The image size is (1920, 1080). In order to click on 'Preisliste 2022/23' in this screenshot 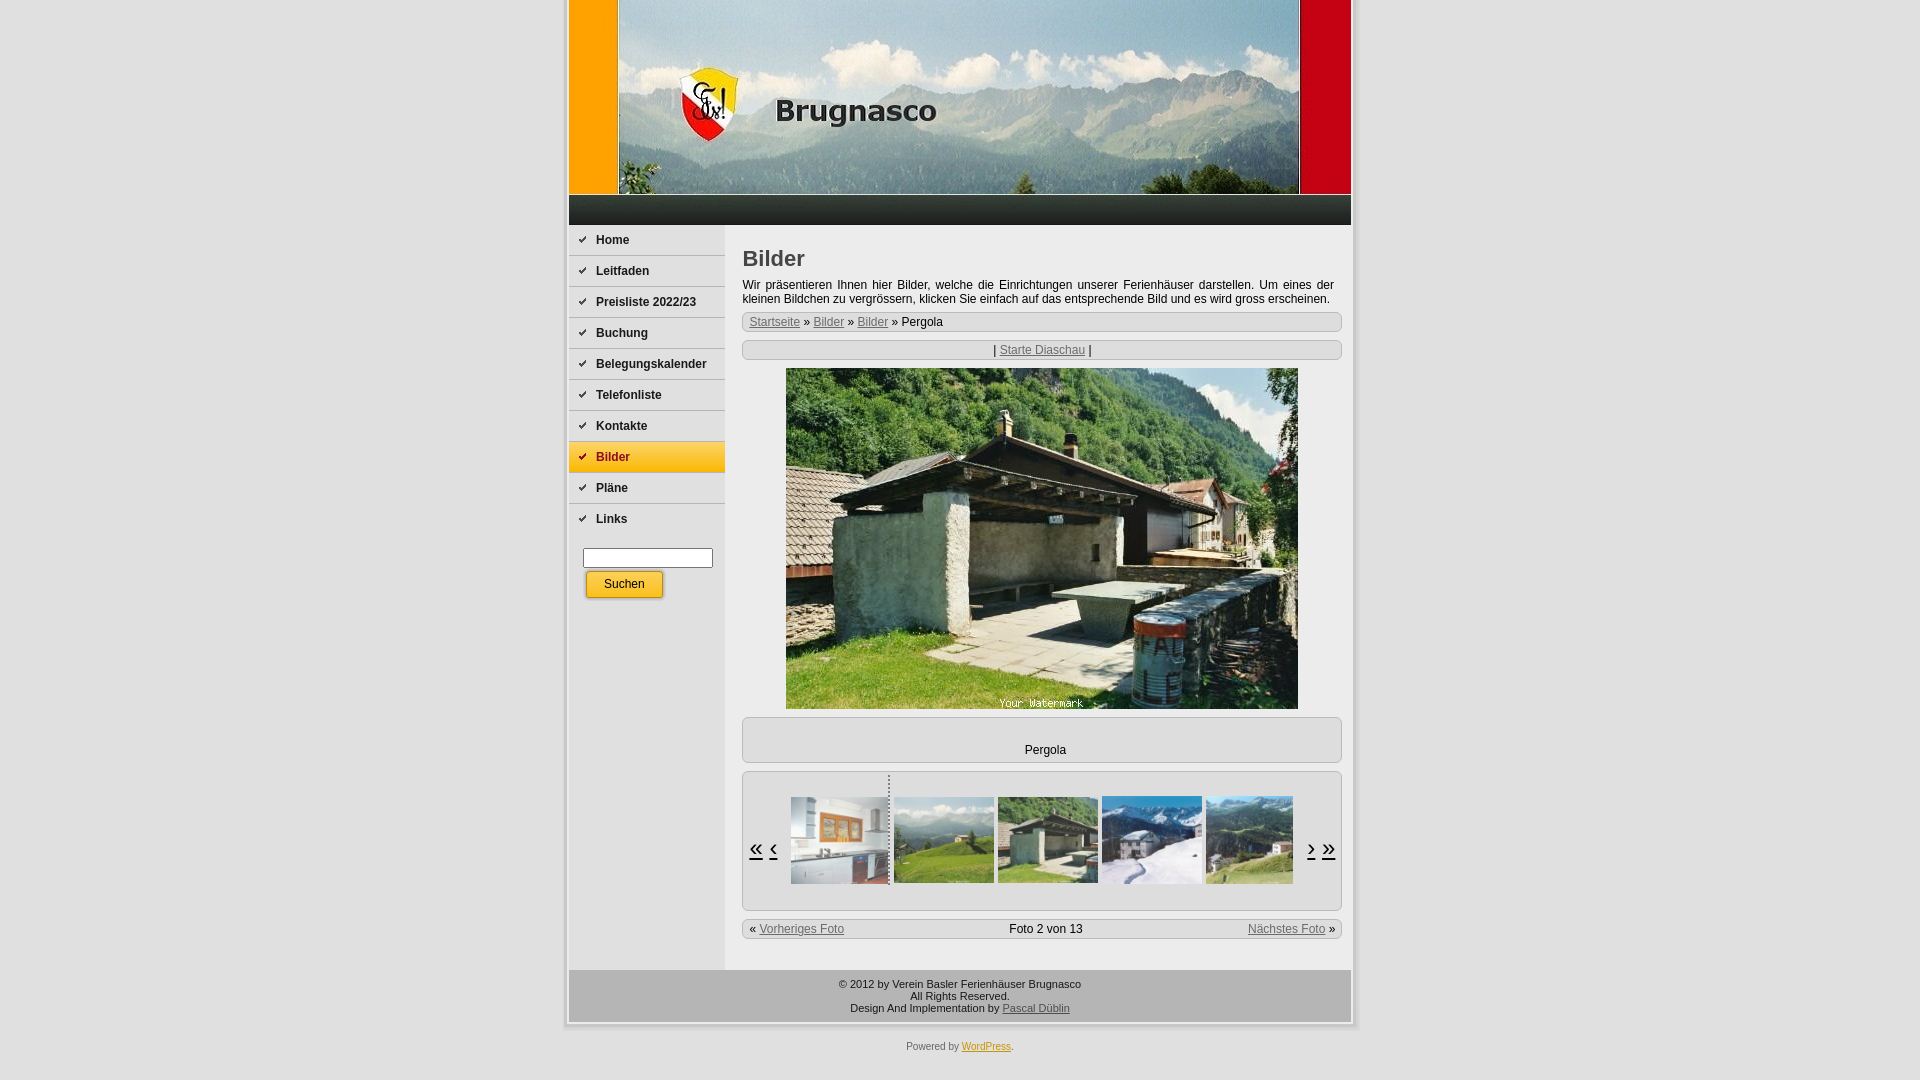, I will do `click(647, 301)`.